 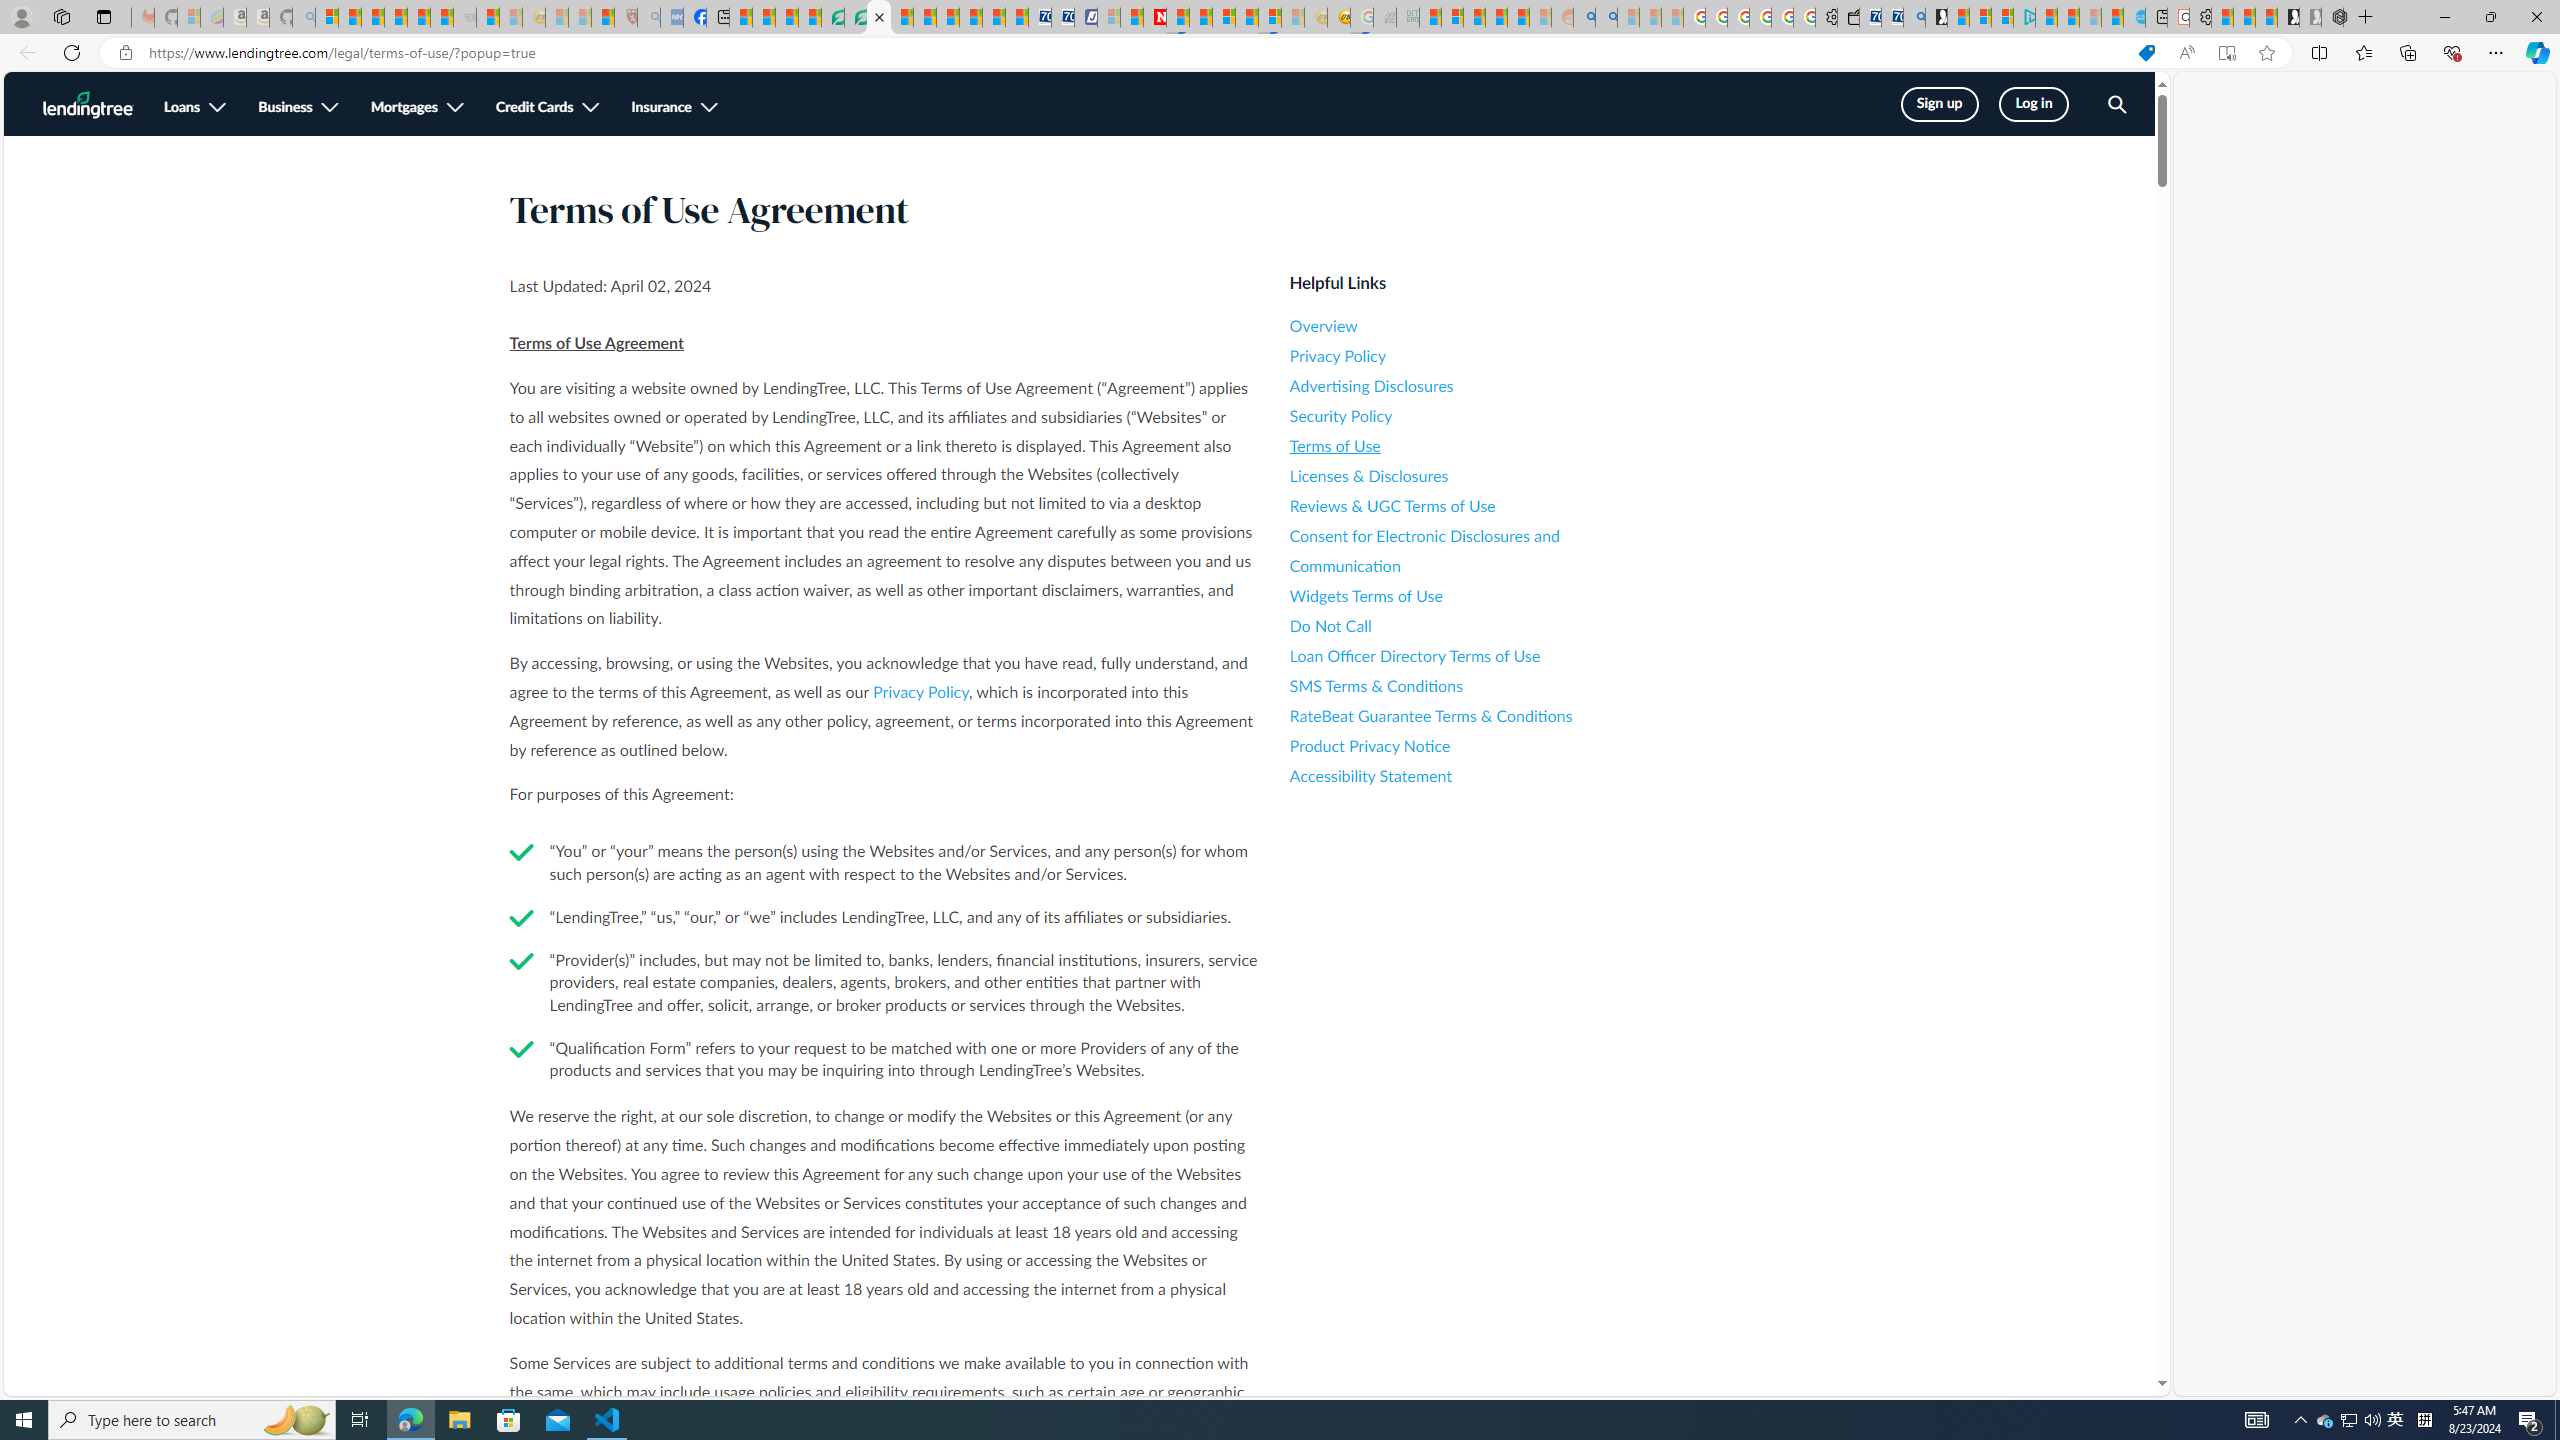 What do you see at coordinates (417, 16) in the screenshot?
I see `'New Report Confirms 2023 Was Record Hot | Watch'` at bounding box center [417, 16].